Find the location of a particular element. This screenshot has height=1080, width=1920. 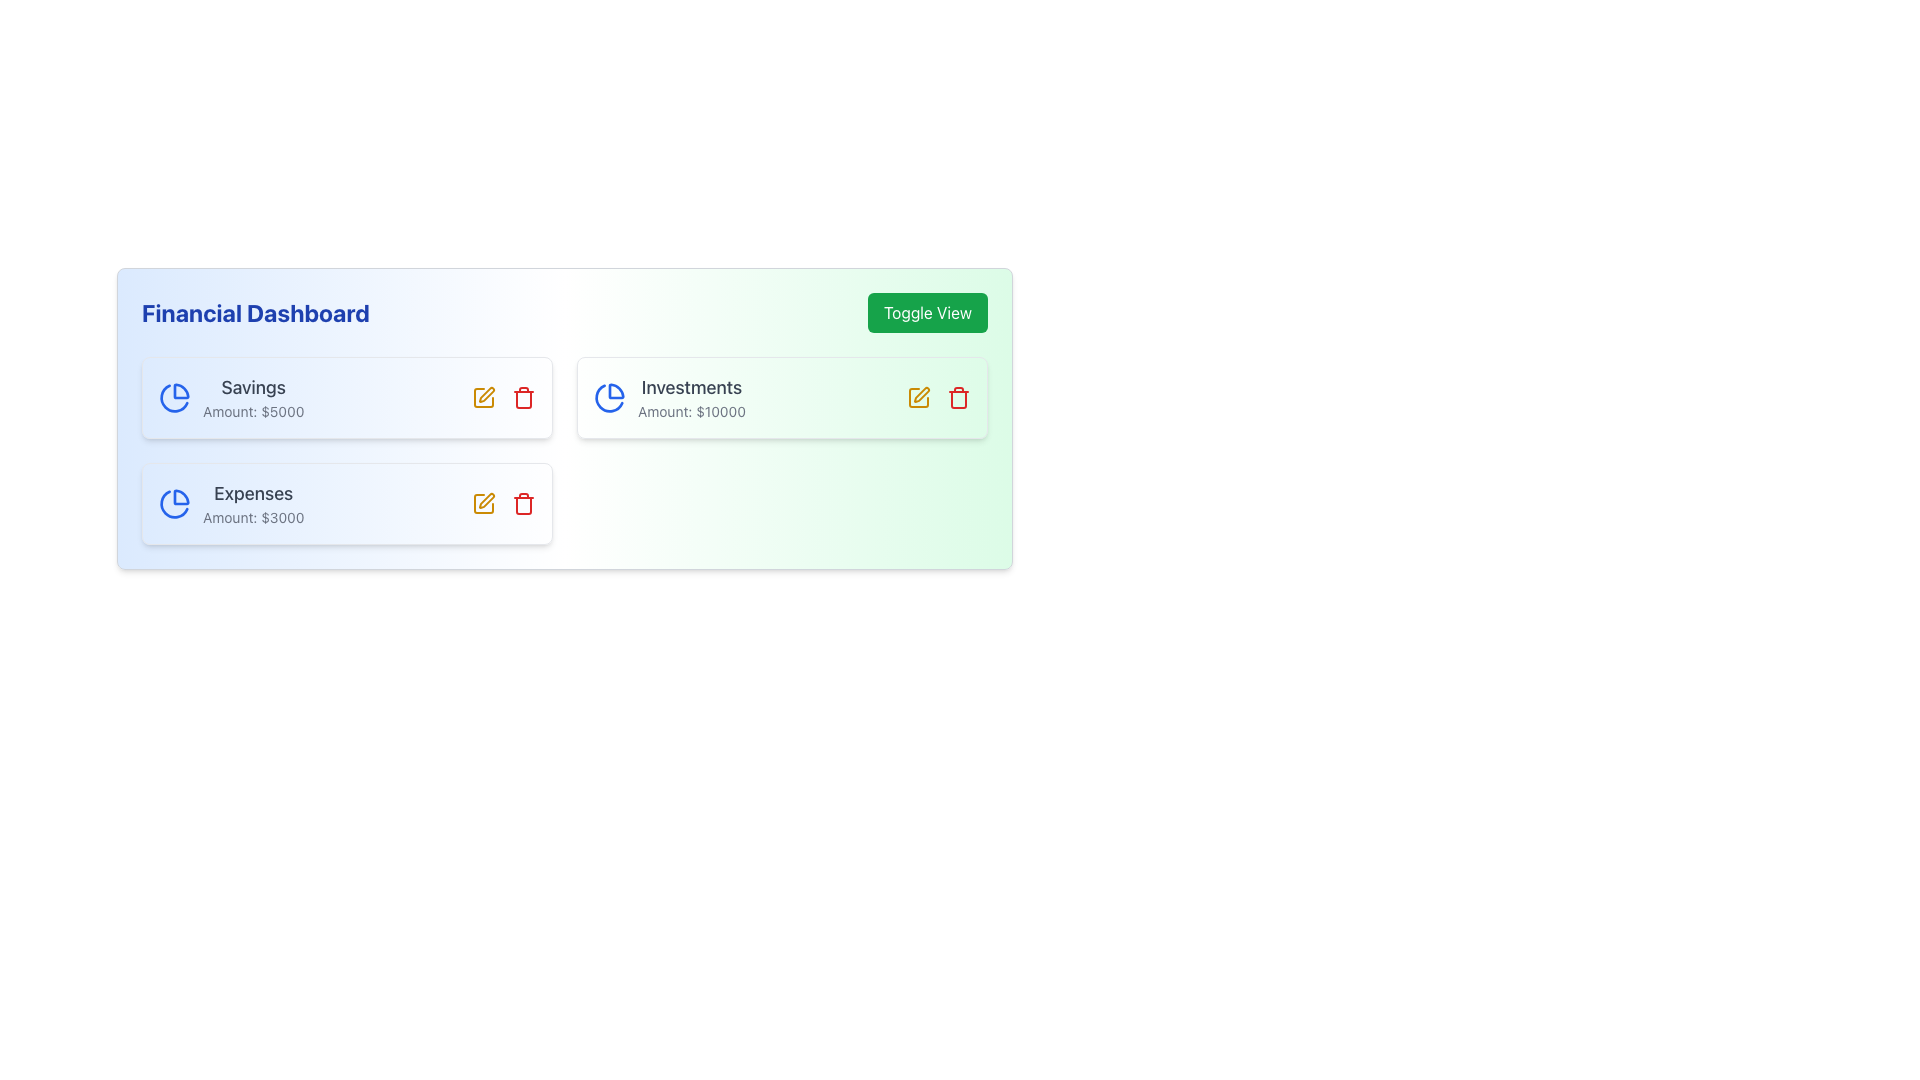

the Visual Information Segment displaying 'Investments' with a pie chart icon is located at coordinates (669, 397).